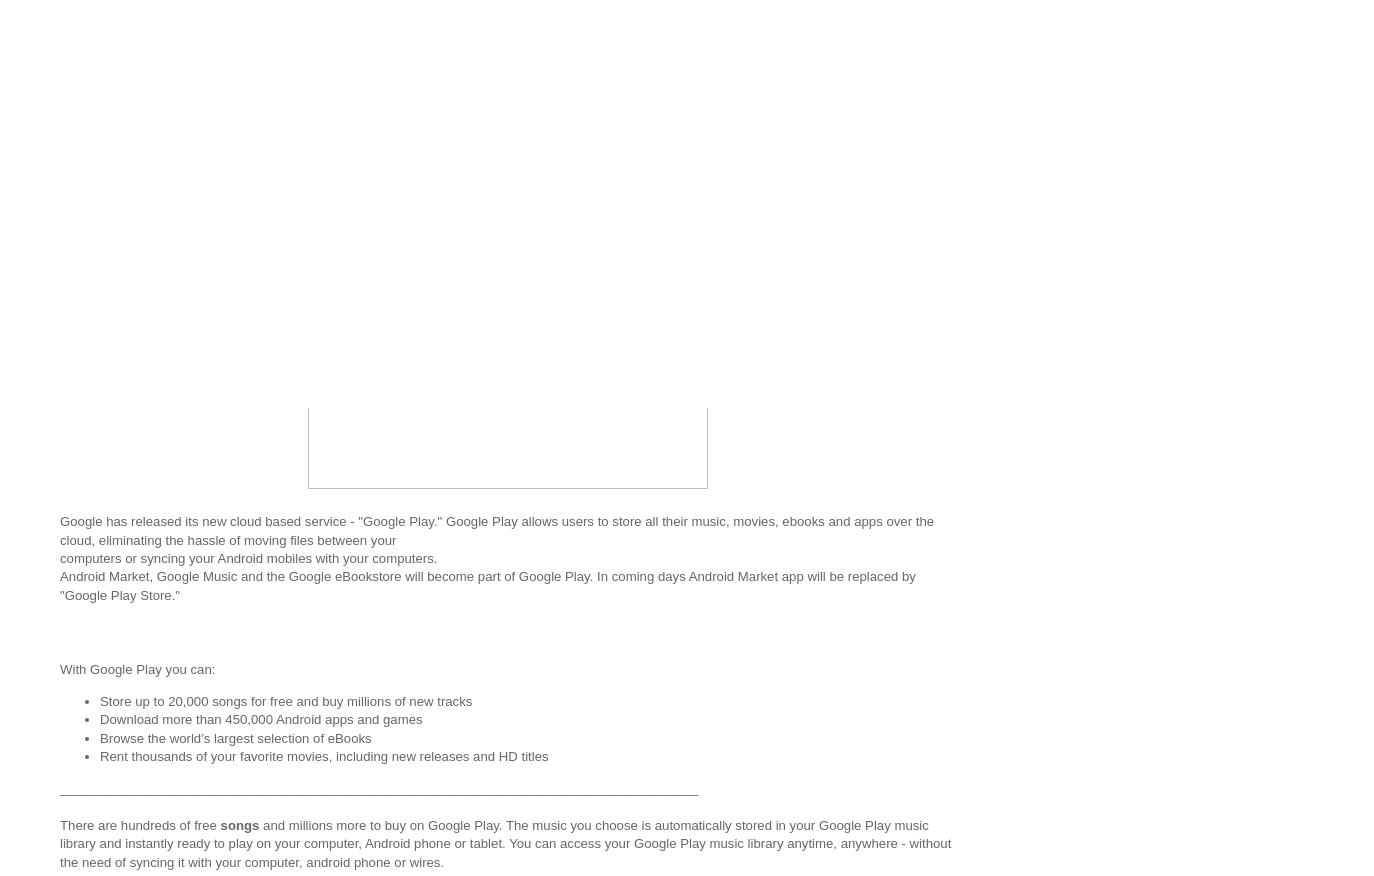 The width and height of the screenshot is (1374, 876). What do you see at coordinates (234, 737) in the screenshot?
I see `'Browse the world’s largest selection of eBooks'` at bounding box center [234, 737].